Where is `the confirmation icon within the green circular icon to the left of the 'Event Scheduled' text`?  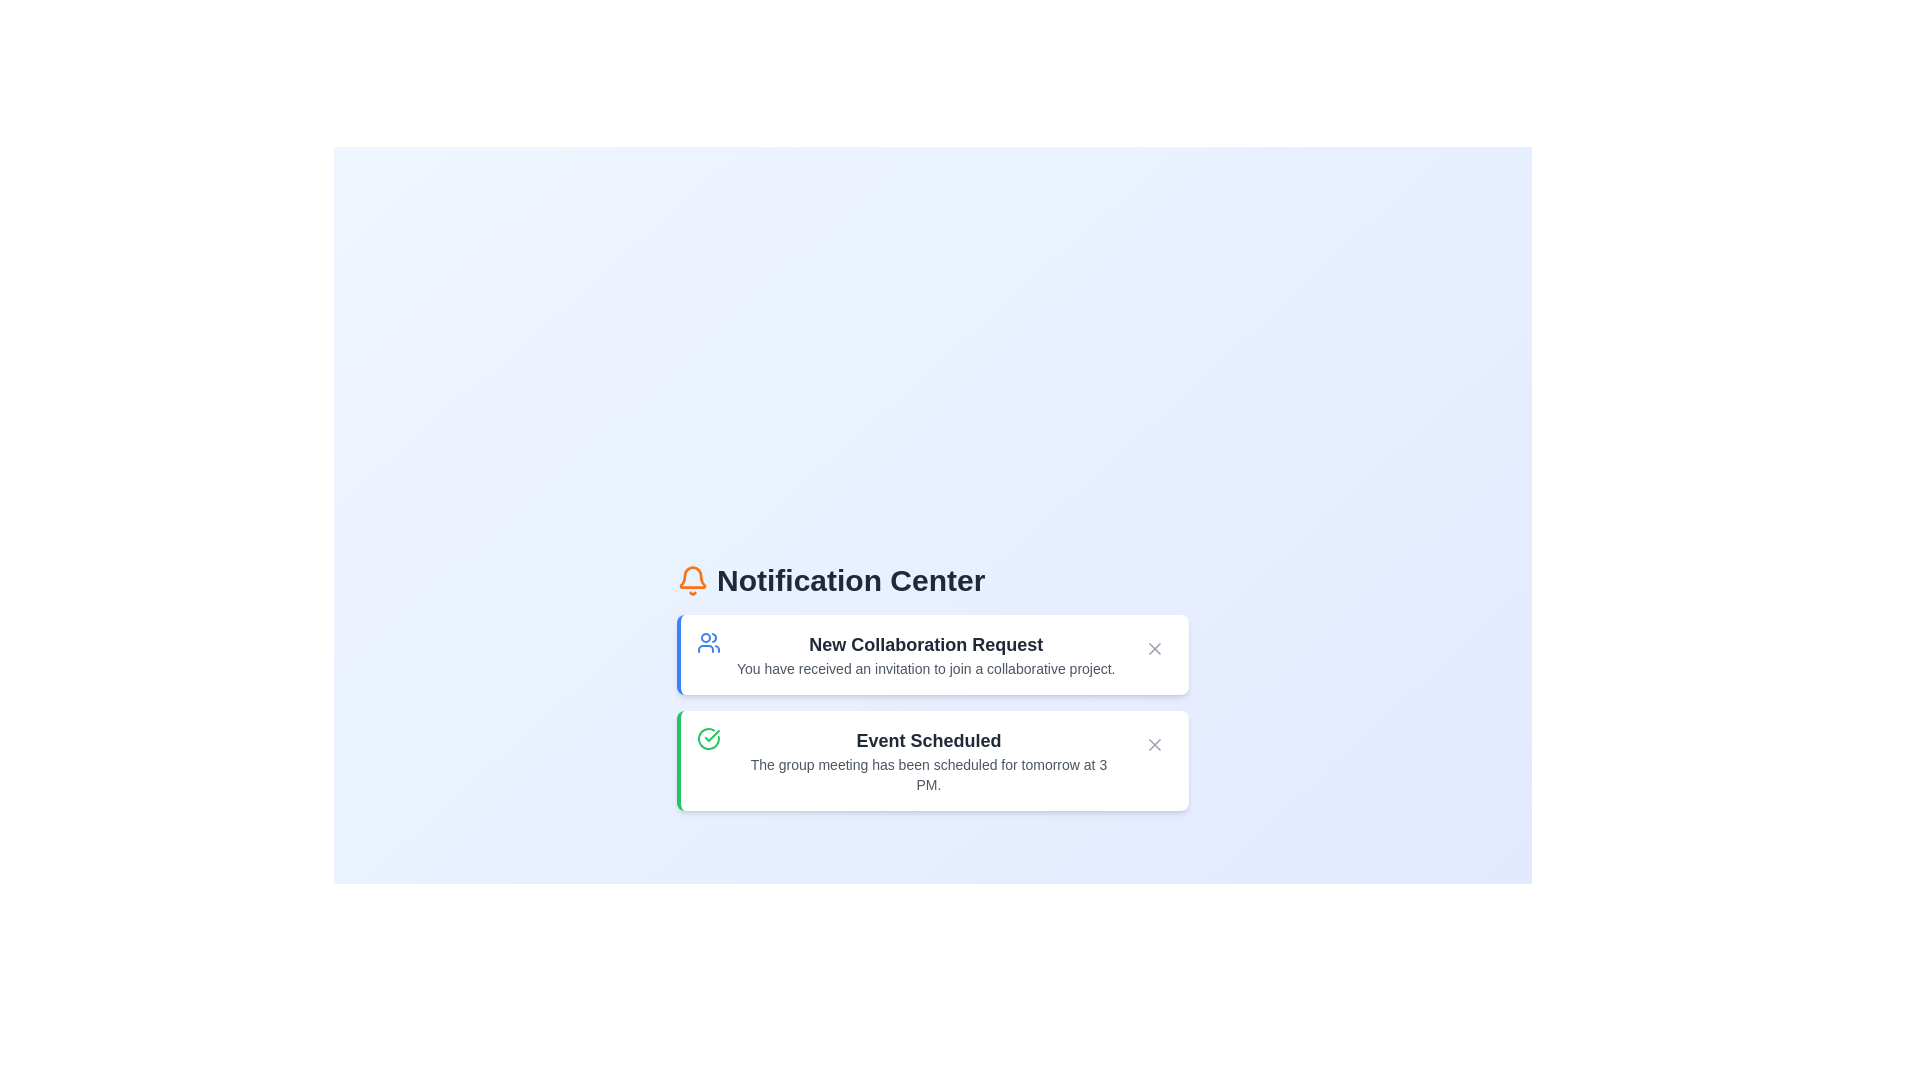
the confirmation icon within the green circular icon to the left of the 'Event Scheduled' text is located at coordinates (712, 736).